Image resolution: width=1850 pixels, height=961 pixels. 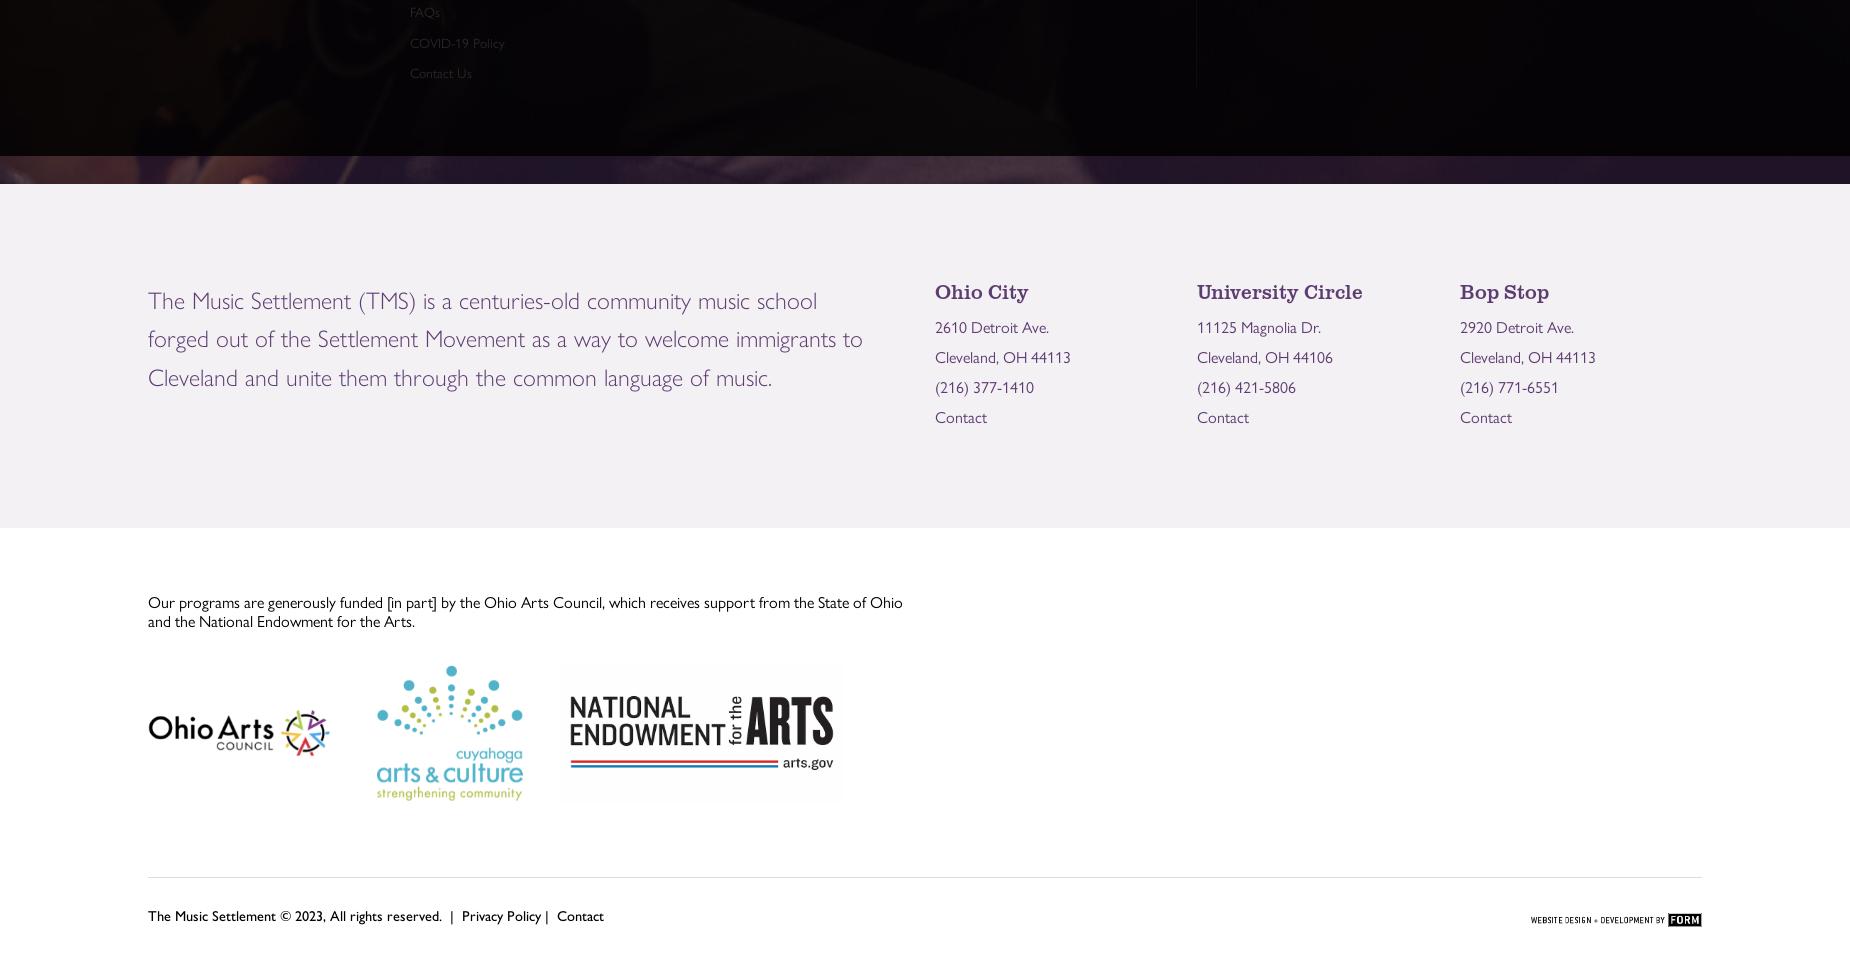 I want to click on '2610 Detroit Ave.', so click(x=990, y=324).